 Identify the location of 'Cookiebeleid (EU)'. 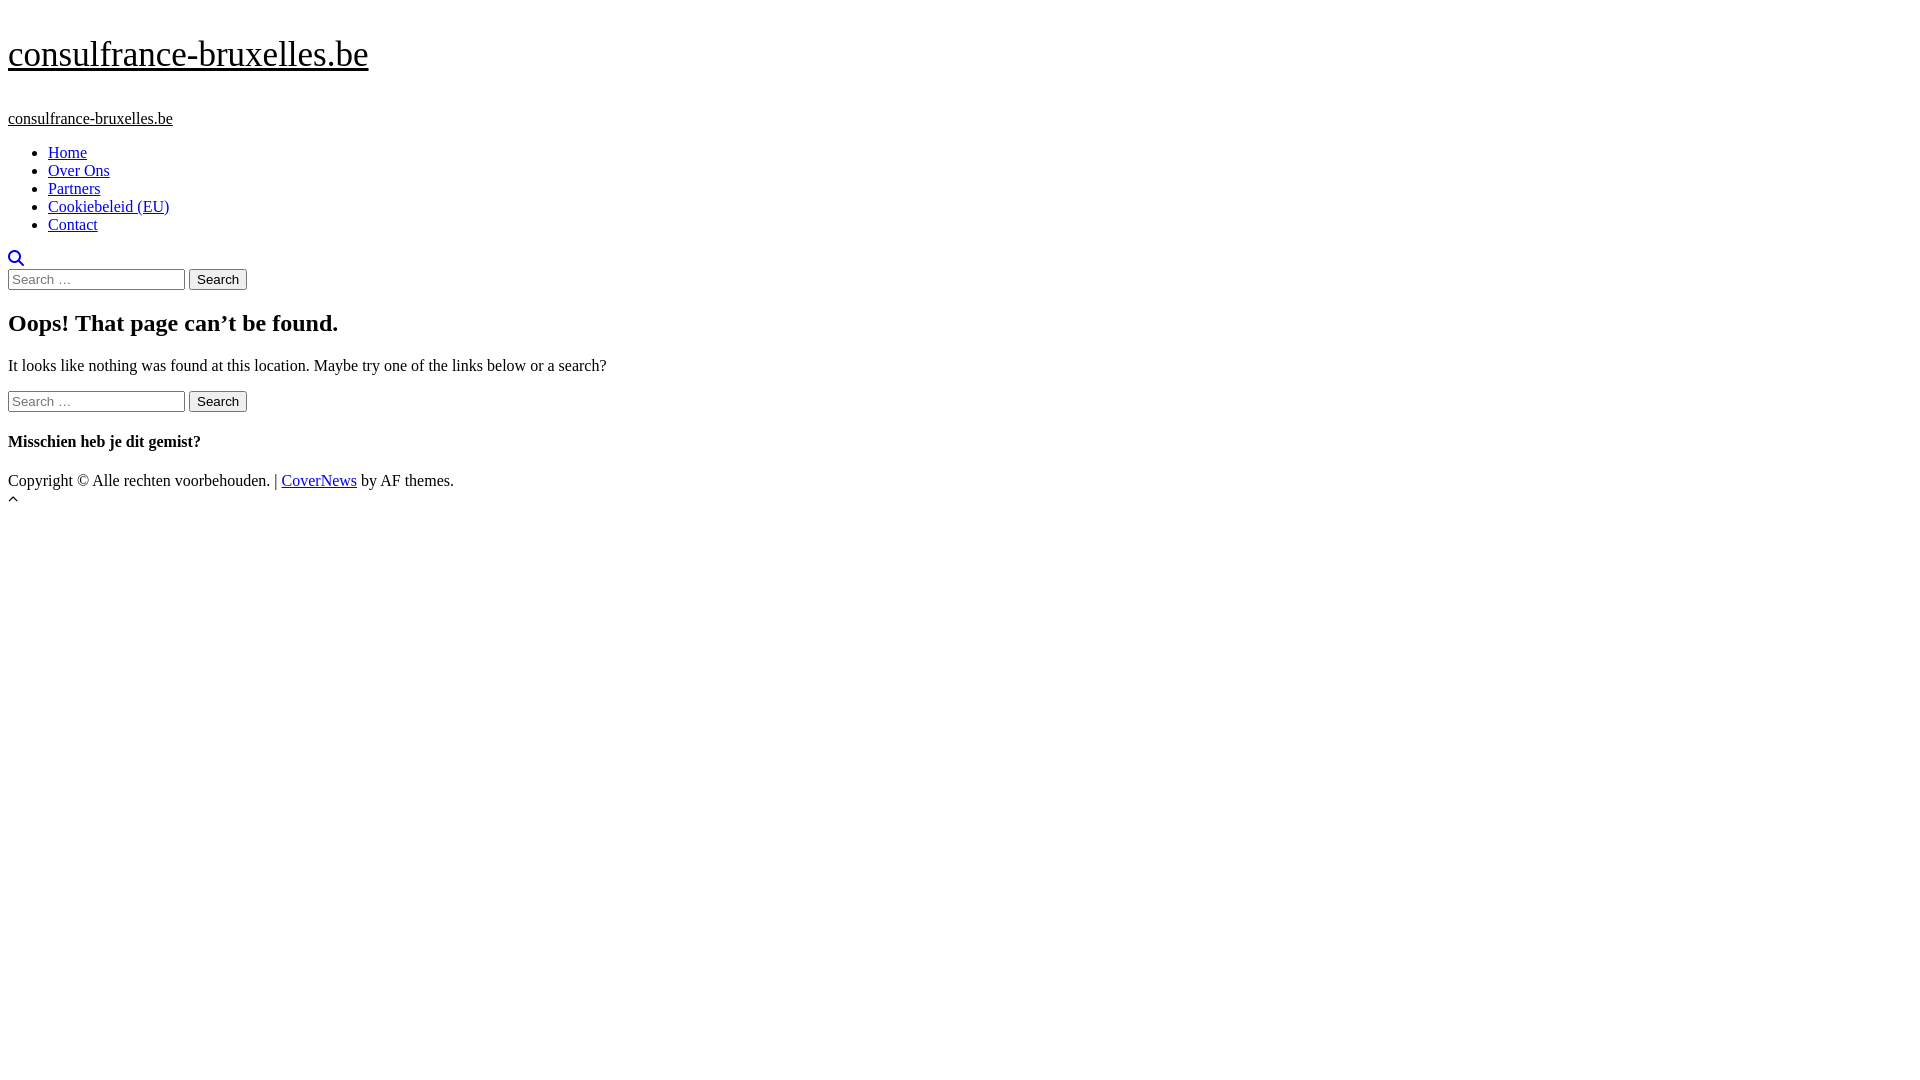
(107, 206).